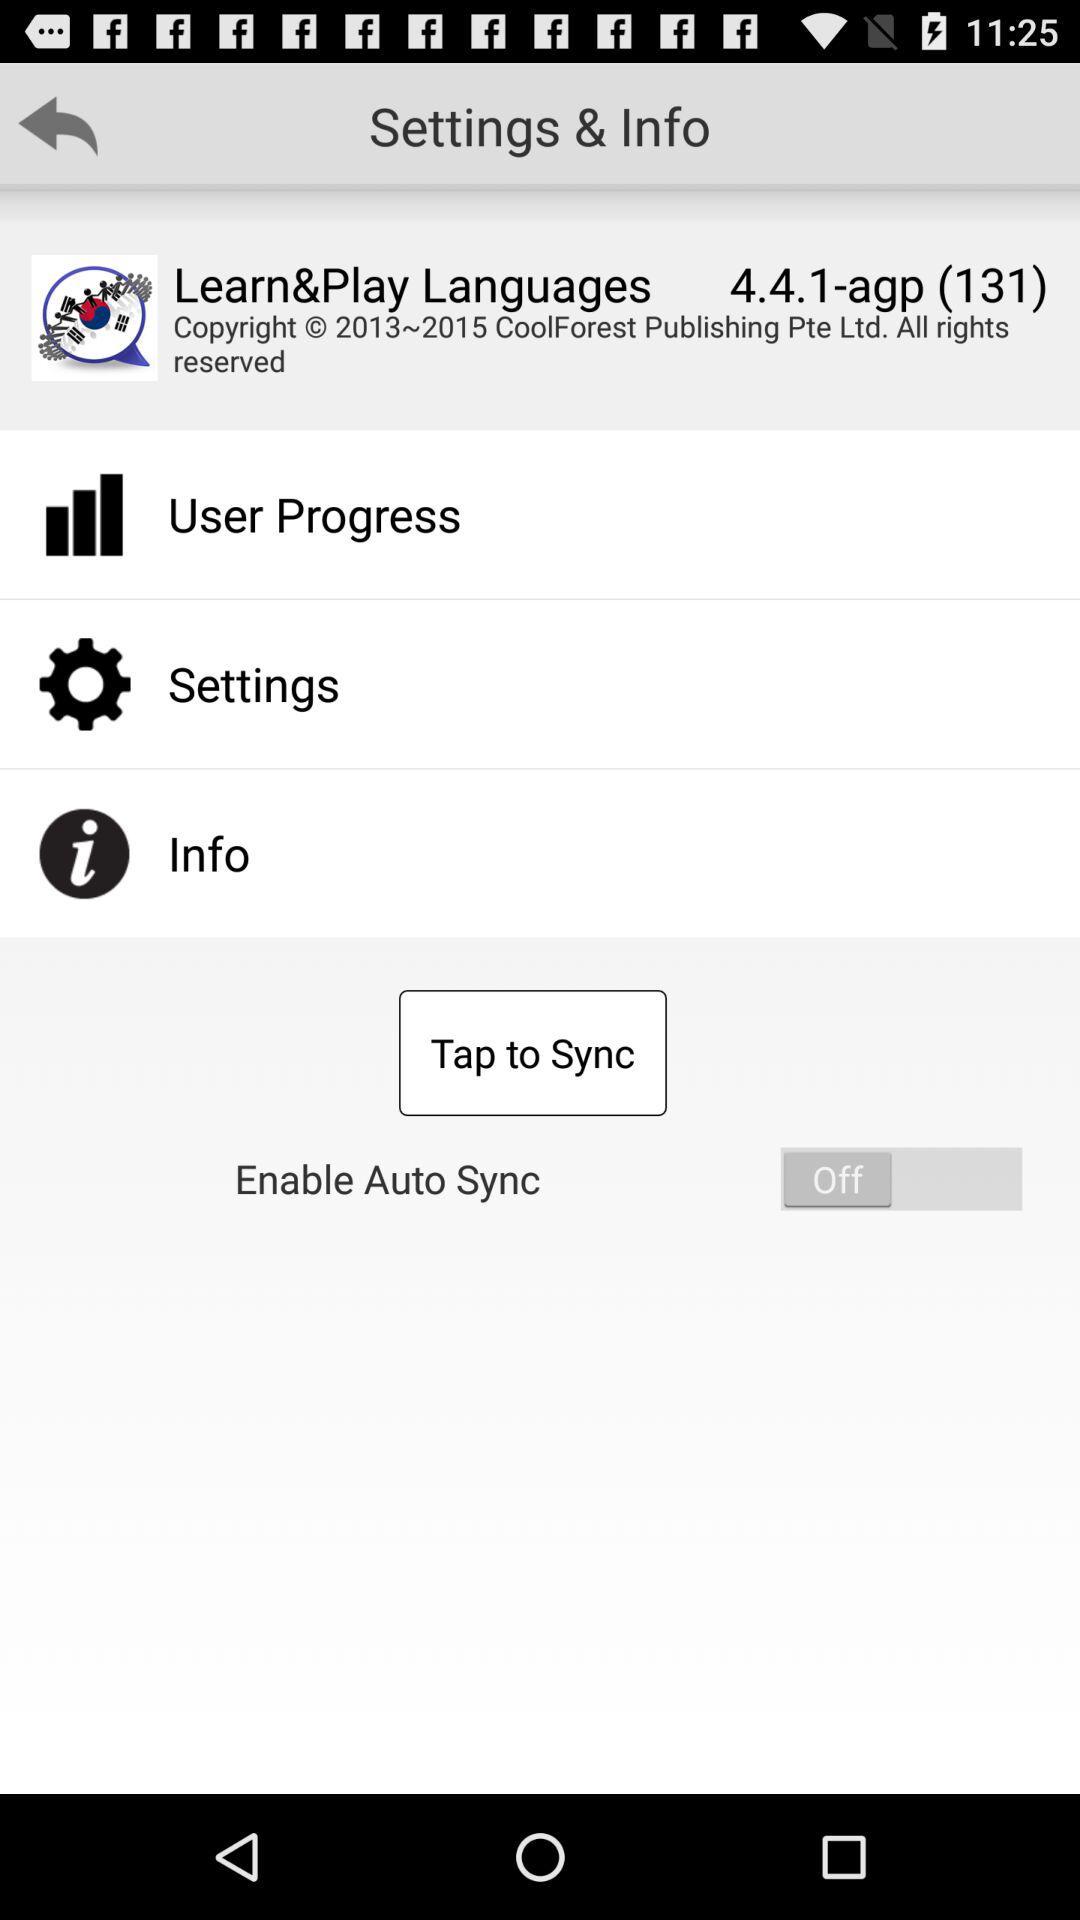 The image size is (1080, 1920). I want to click on tap to sync icon, so click(531, 1051).